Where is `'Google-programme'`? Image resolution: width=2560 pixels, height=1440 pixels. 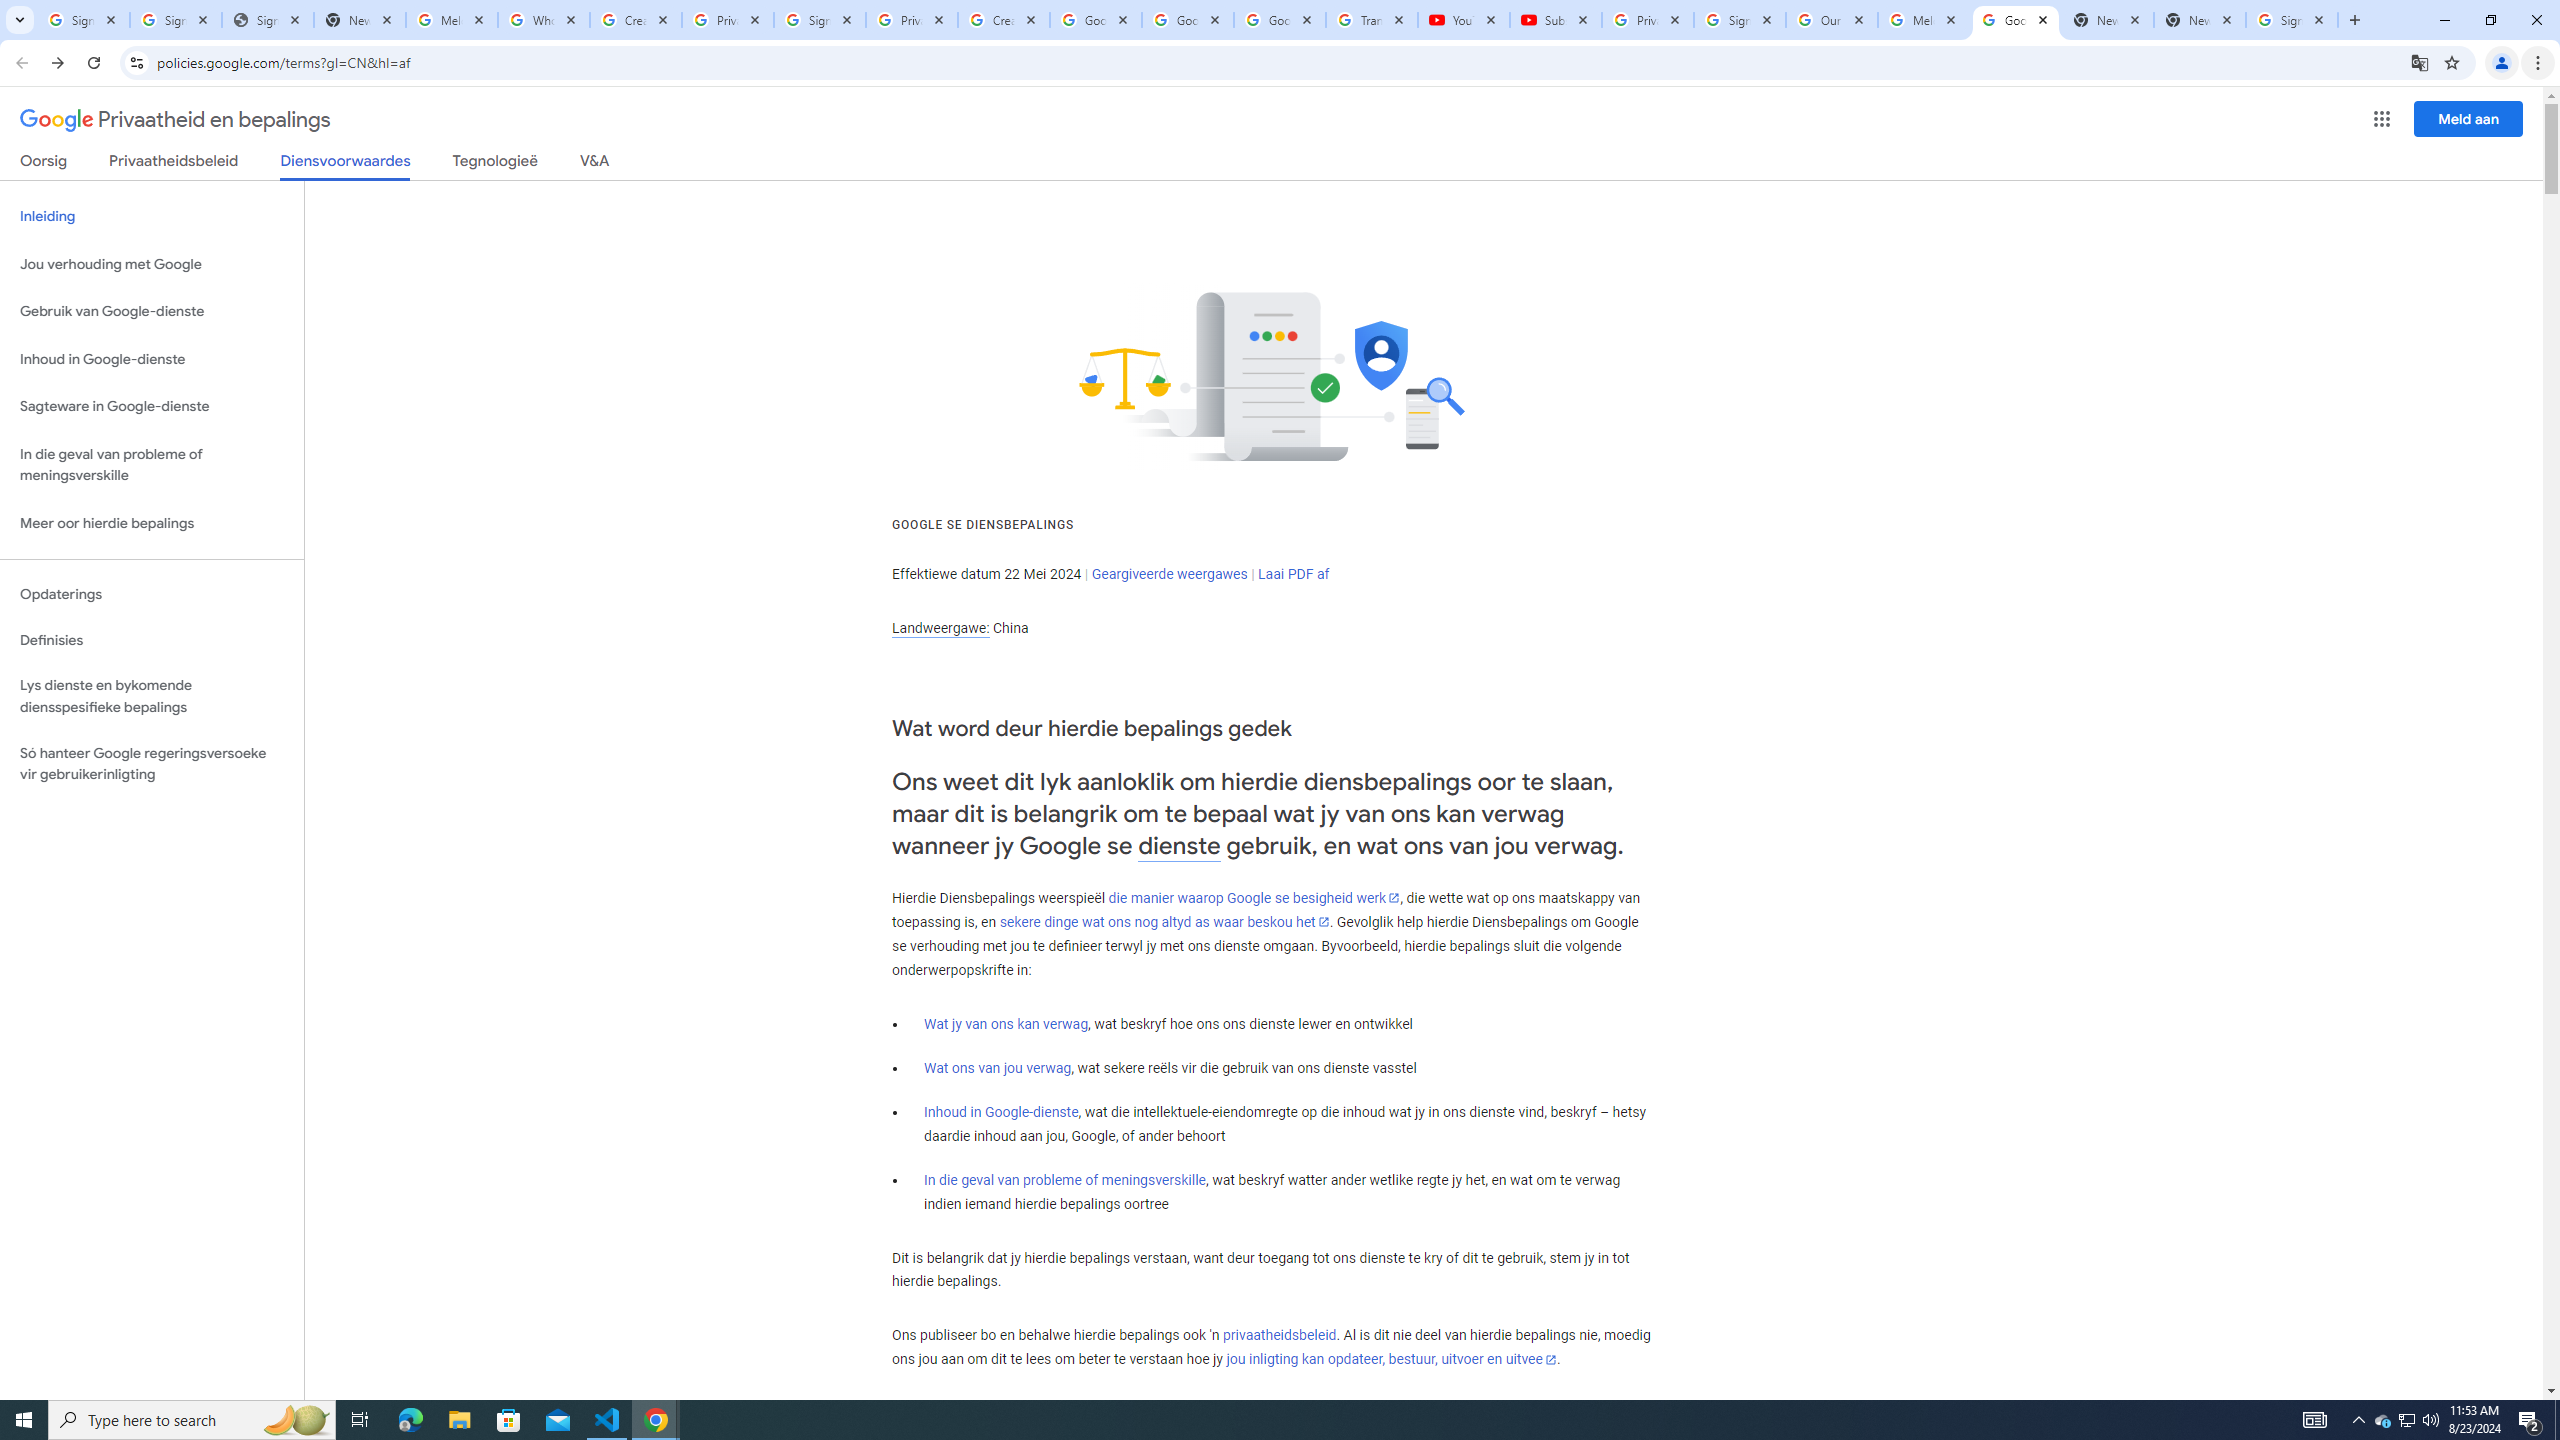 'Google-programme' is located at coordinates (2382, 118).